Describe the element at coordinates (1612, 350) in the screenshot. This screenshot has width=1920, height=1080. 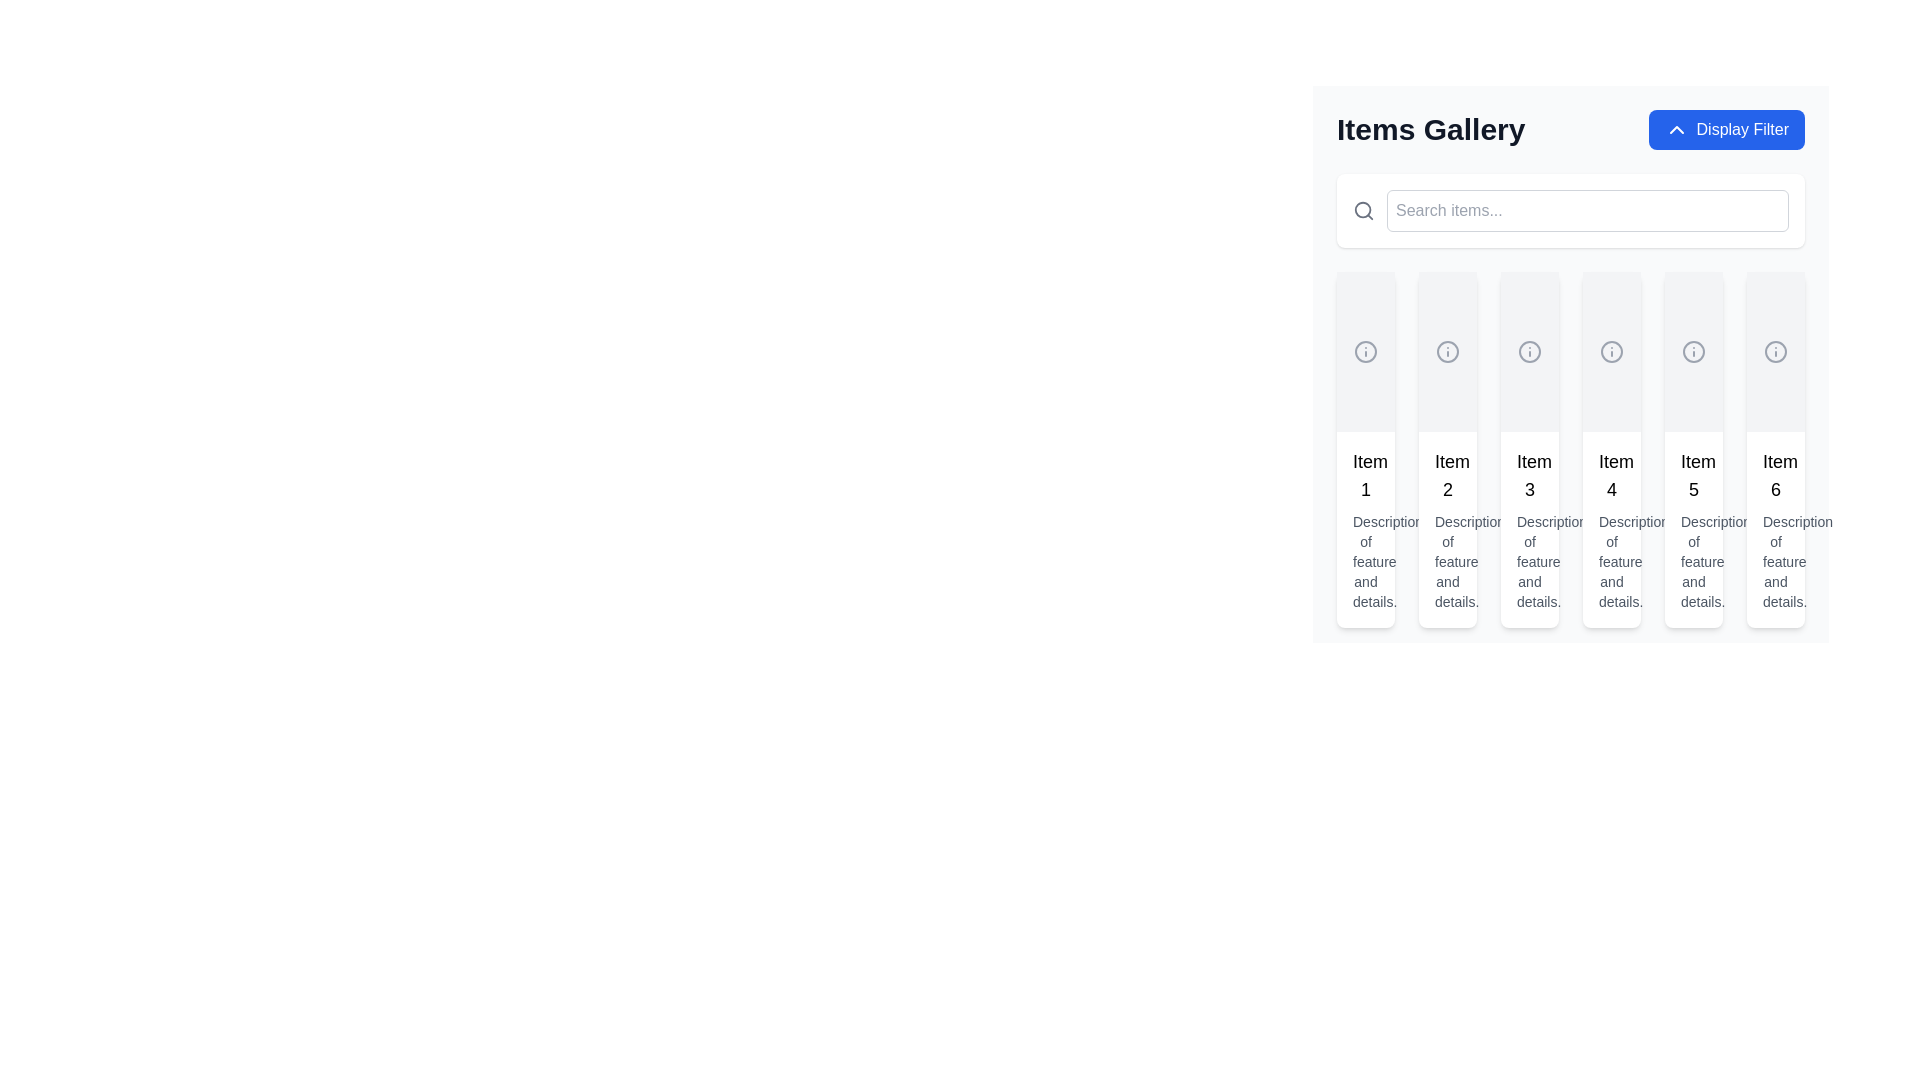
I see `the Decorative panel with an embedded information icon located at the top section of the 'Item 4' card` at that location.